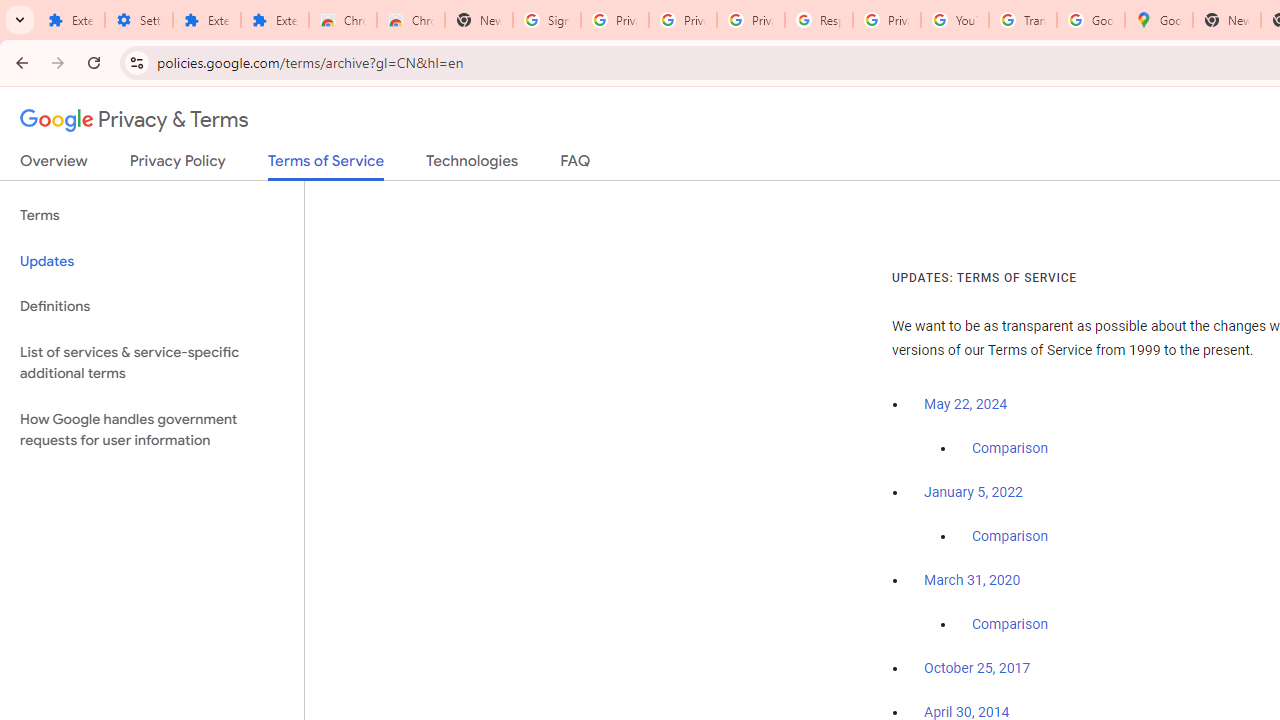 This screenshot has height=720, width=1280. What do you see at coordinates (177, 164) in the screenshot?
I see `'Privacy Policy'` at bounding box center [177, 164].